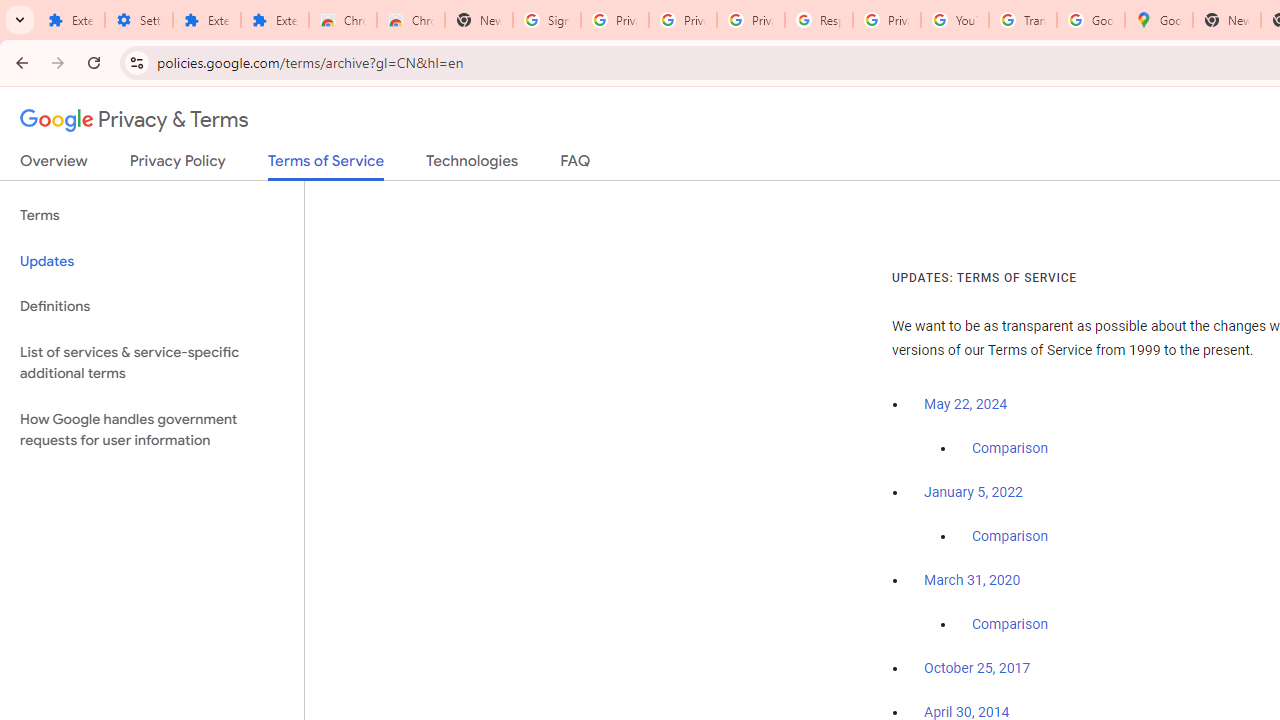 This screenshot has height=720, width=1280. What do you see at coordinates (177, 164) in the screenshot?
I see `'Privacy Policy'` at bounding box center [177, 164].